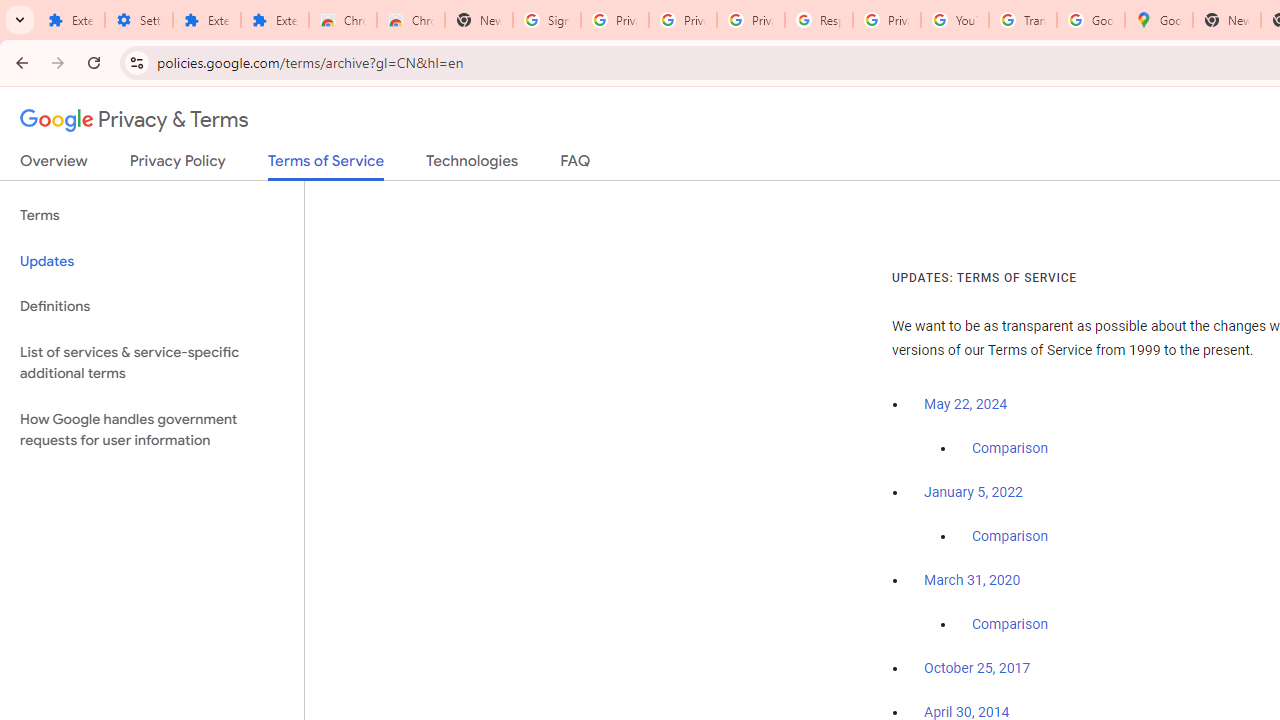 This screenshot has height=720, width=1280. What do you see at coordinates (177, 164) in the screenshot?
I see `'Privacy Policy'` at bounding box center [177, 164].